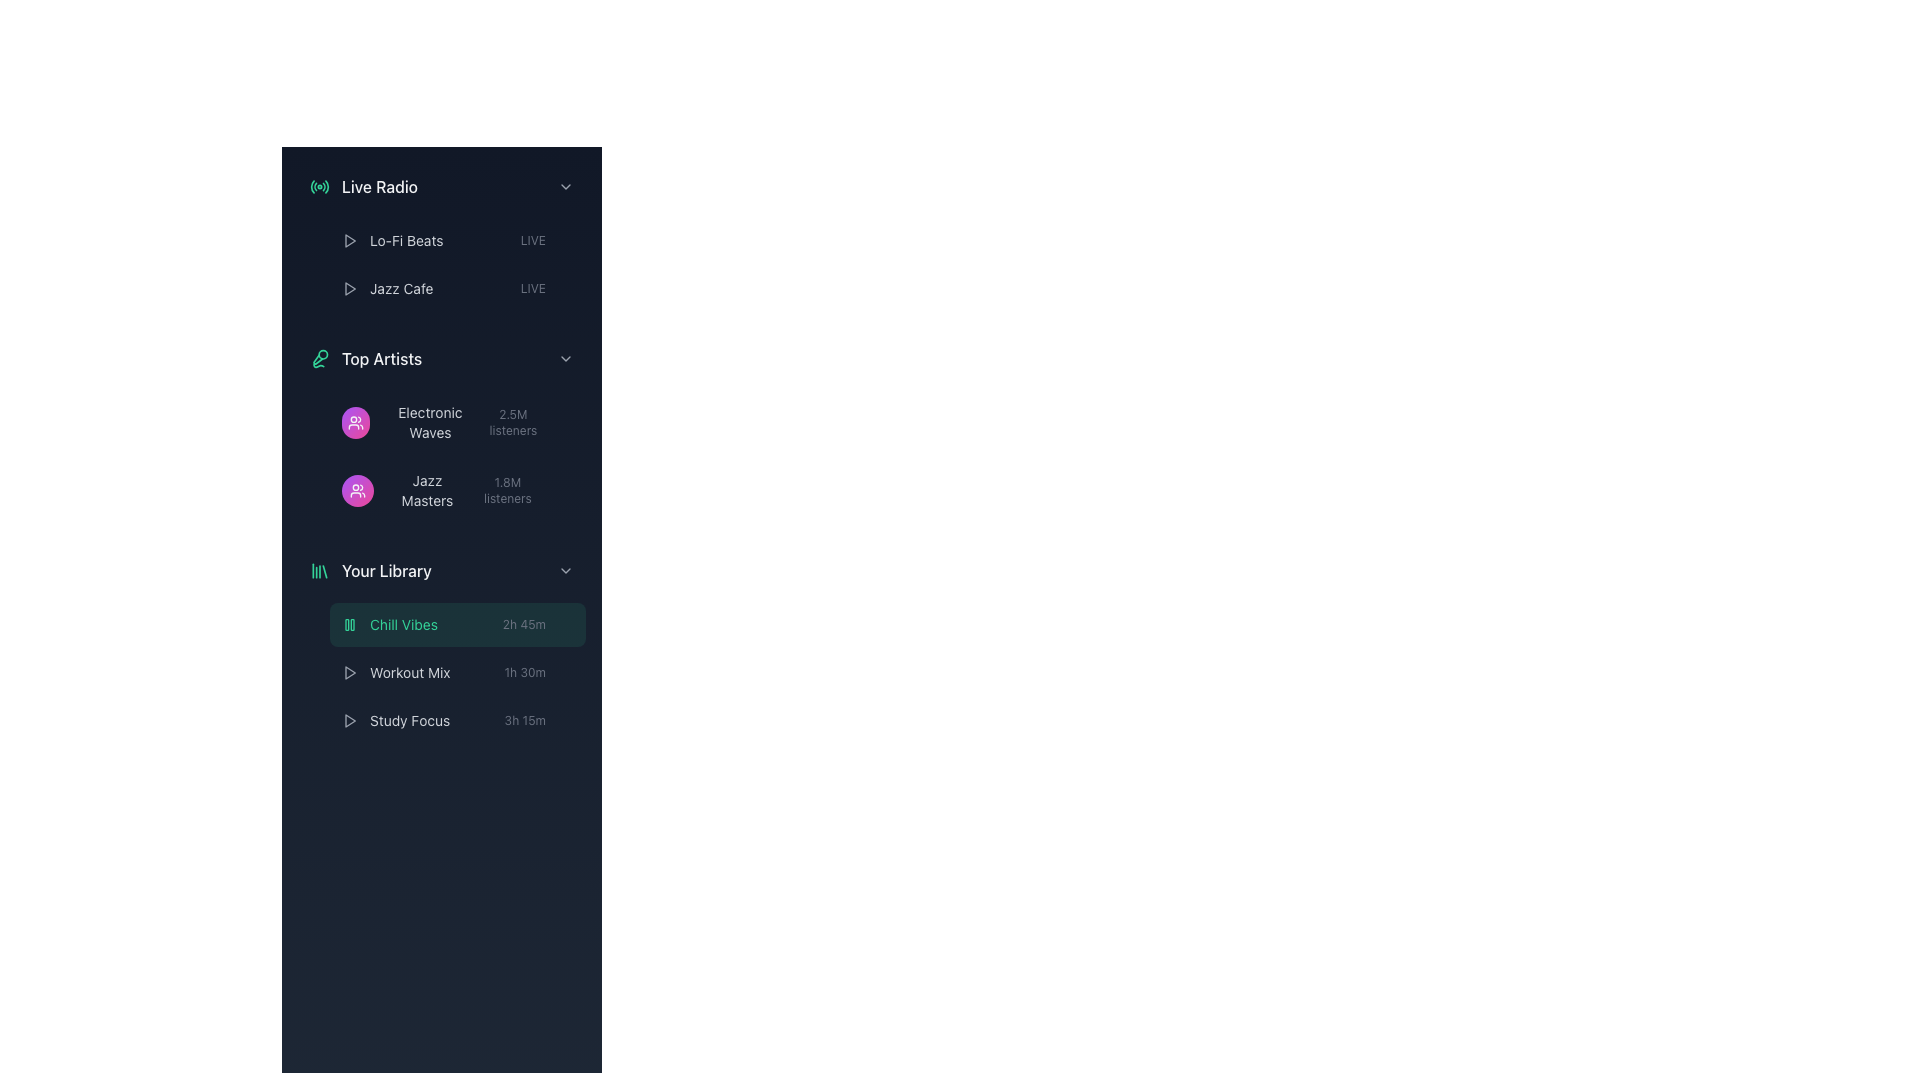 This screenshot has width=1920, height=1080. I want to click on the right-hand rectangle of the 'pause' icon associated with the 'Chill Vibes' track in the 'Your Library' section, so click(352, 623).